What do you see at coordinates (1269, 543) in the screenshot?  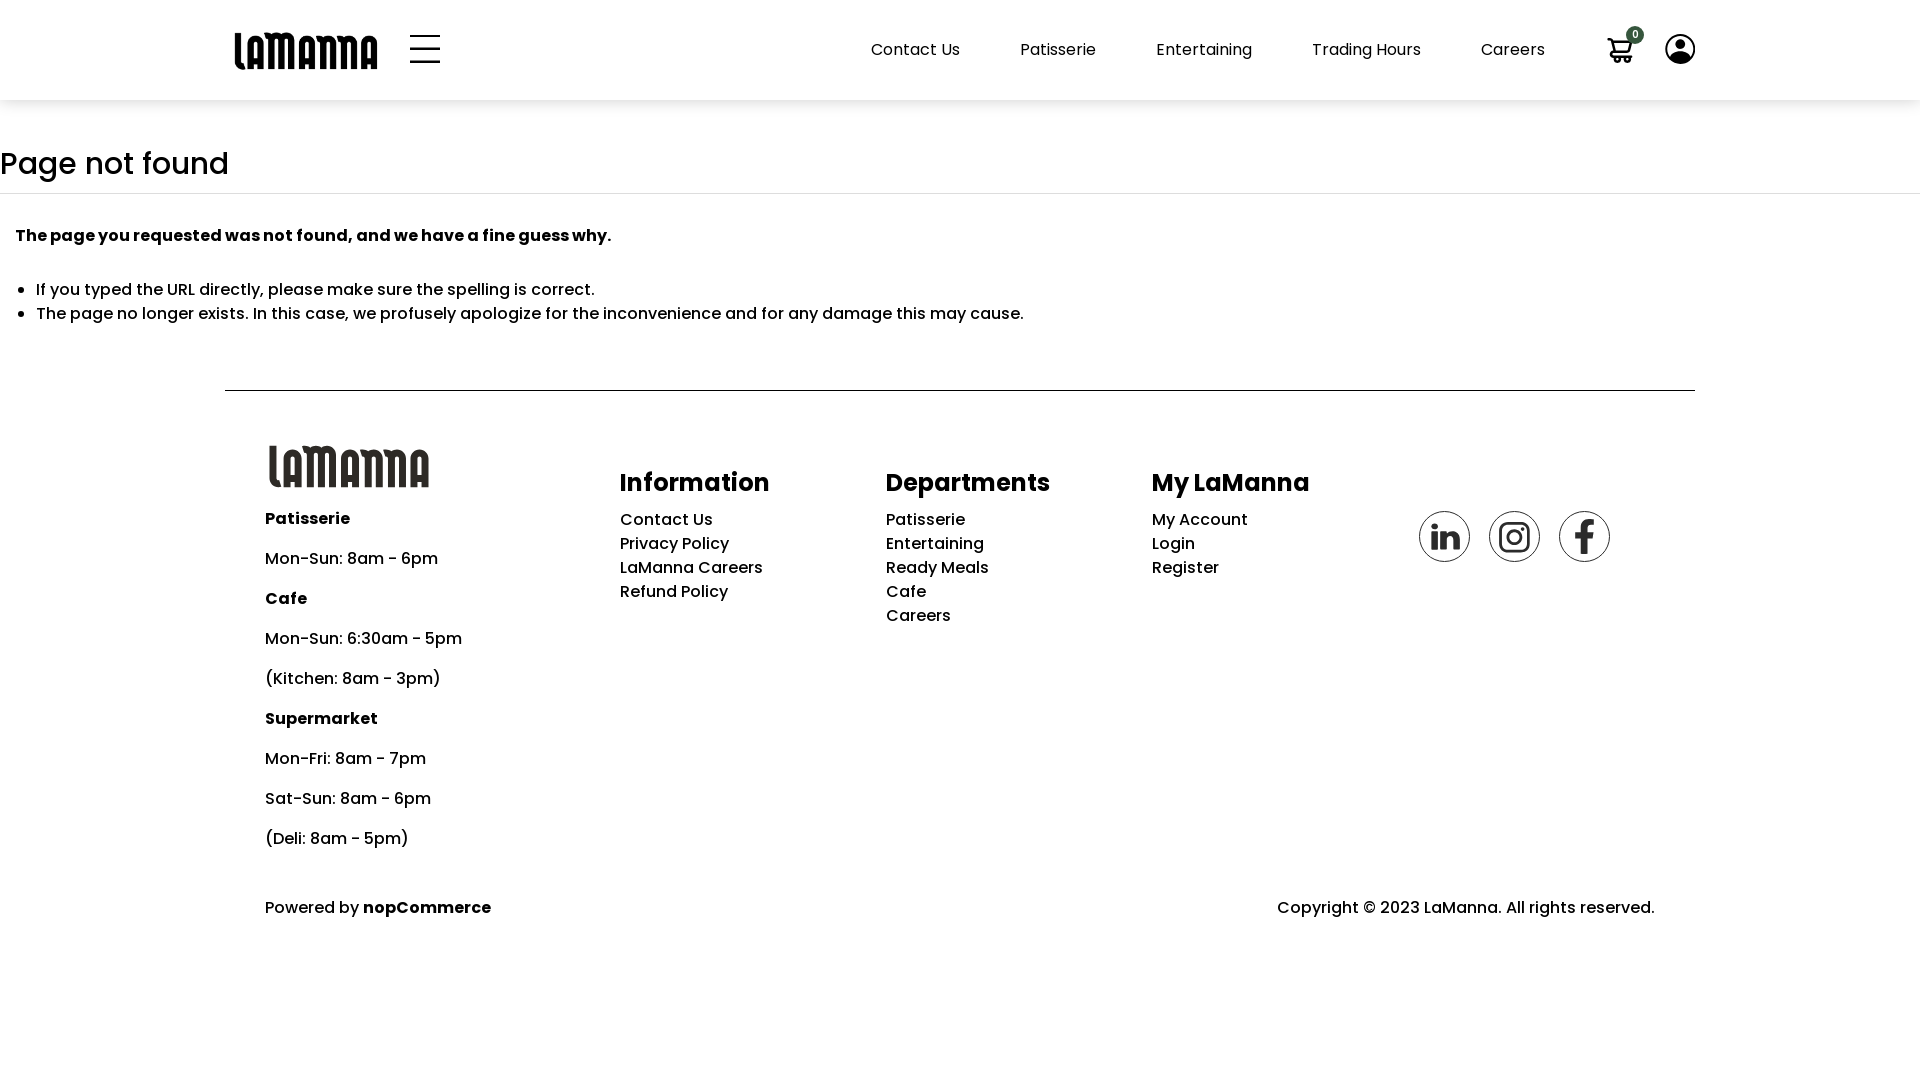 I see `'Login'` at bounding box center [1269, 543].